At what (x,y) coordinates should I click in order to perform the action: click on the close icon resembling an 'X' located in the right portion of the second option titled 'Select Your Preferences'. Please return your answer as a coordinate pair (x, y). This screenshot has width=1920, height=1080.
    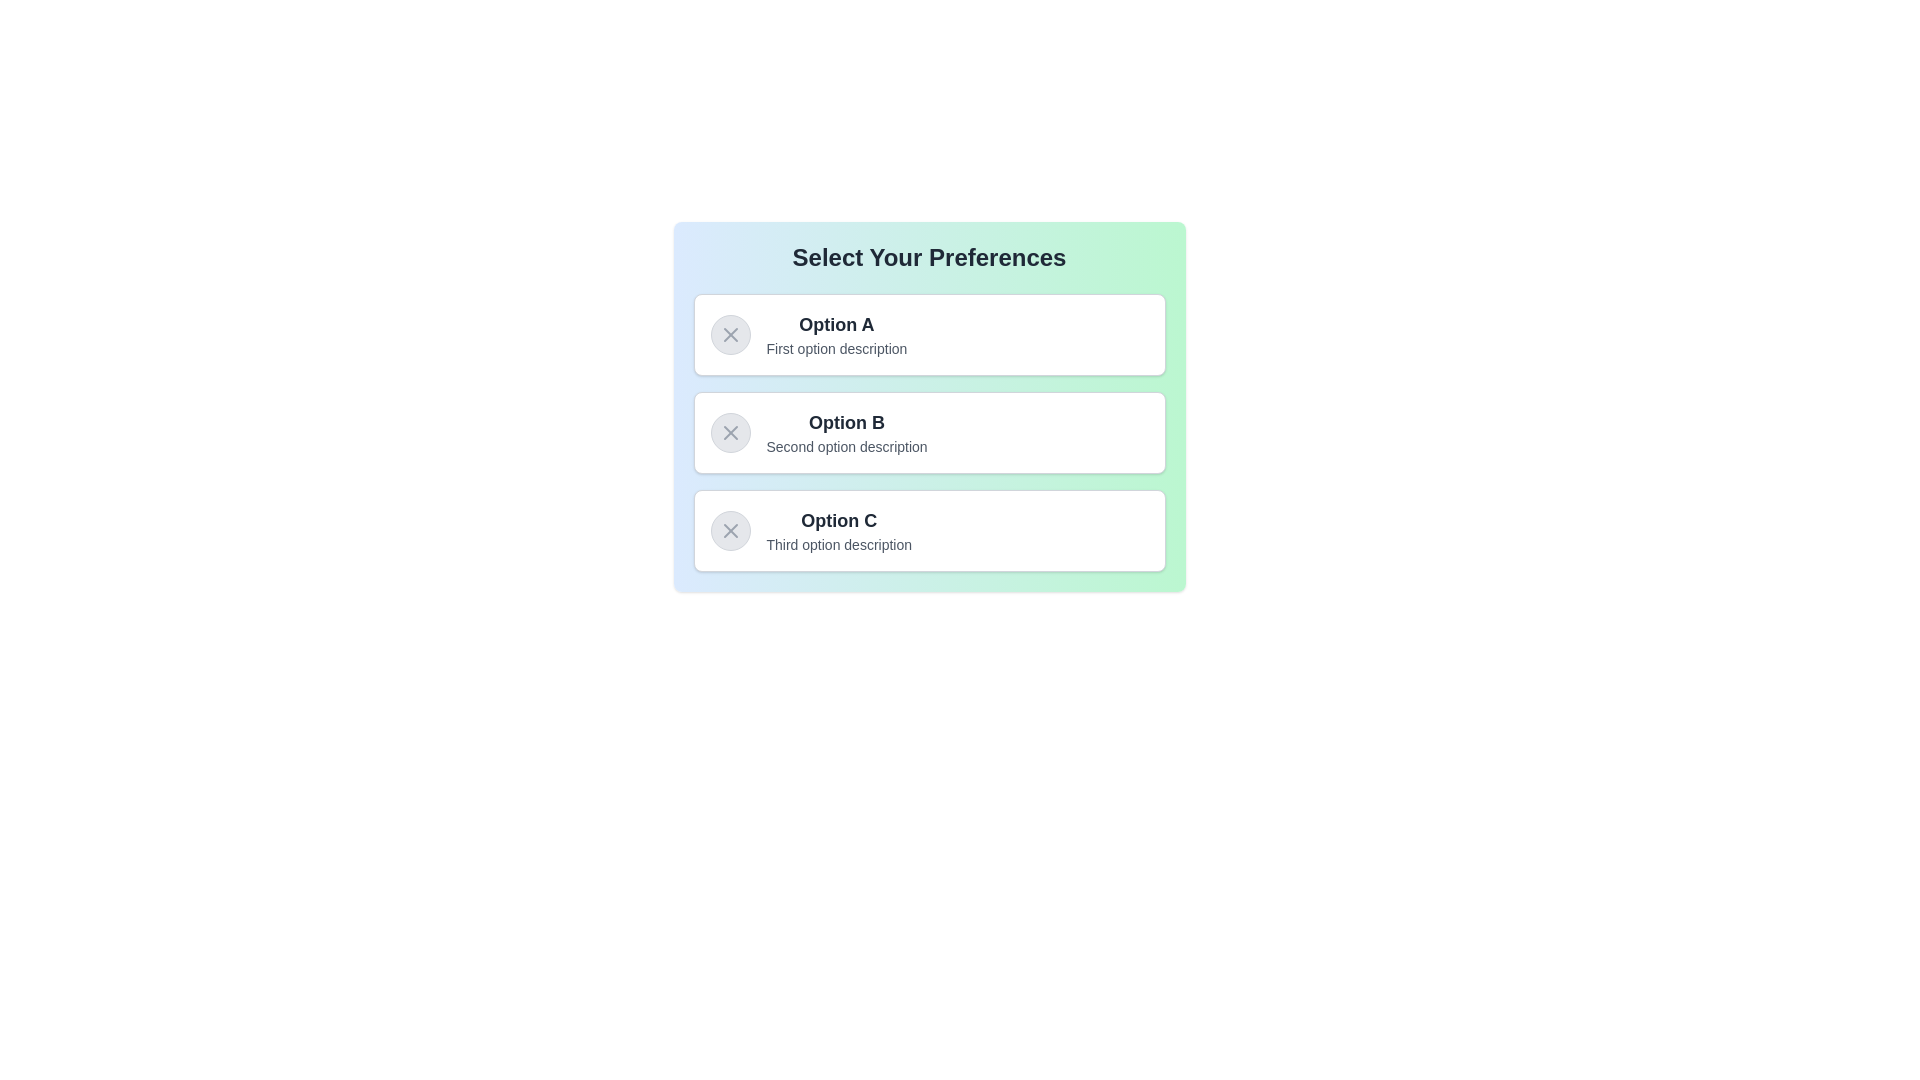
    Looking at the image, I should click on (729, 431).